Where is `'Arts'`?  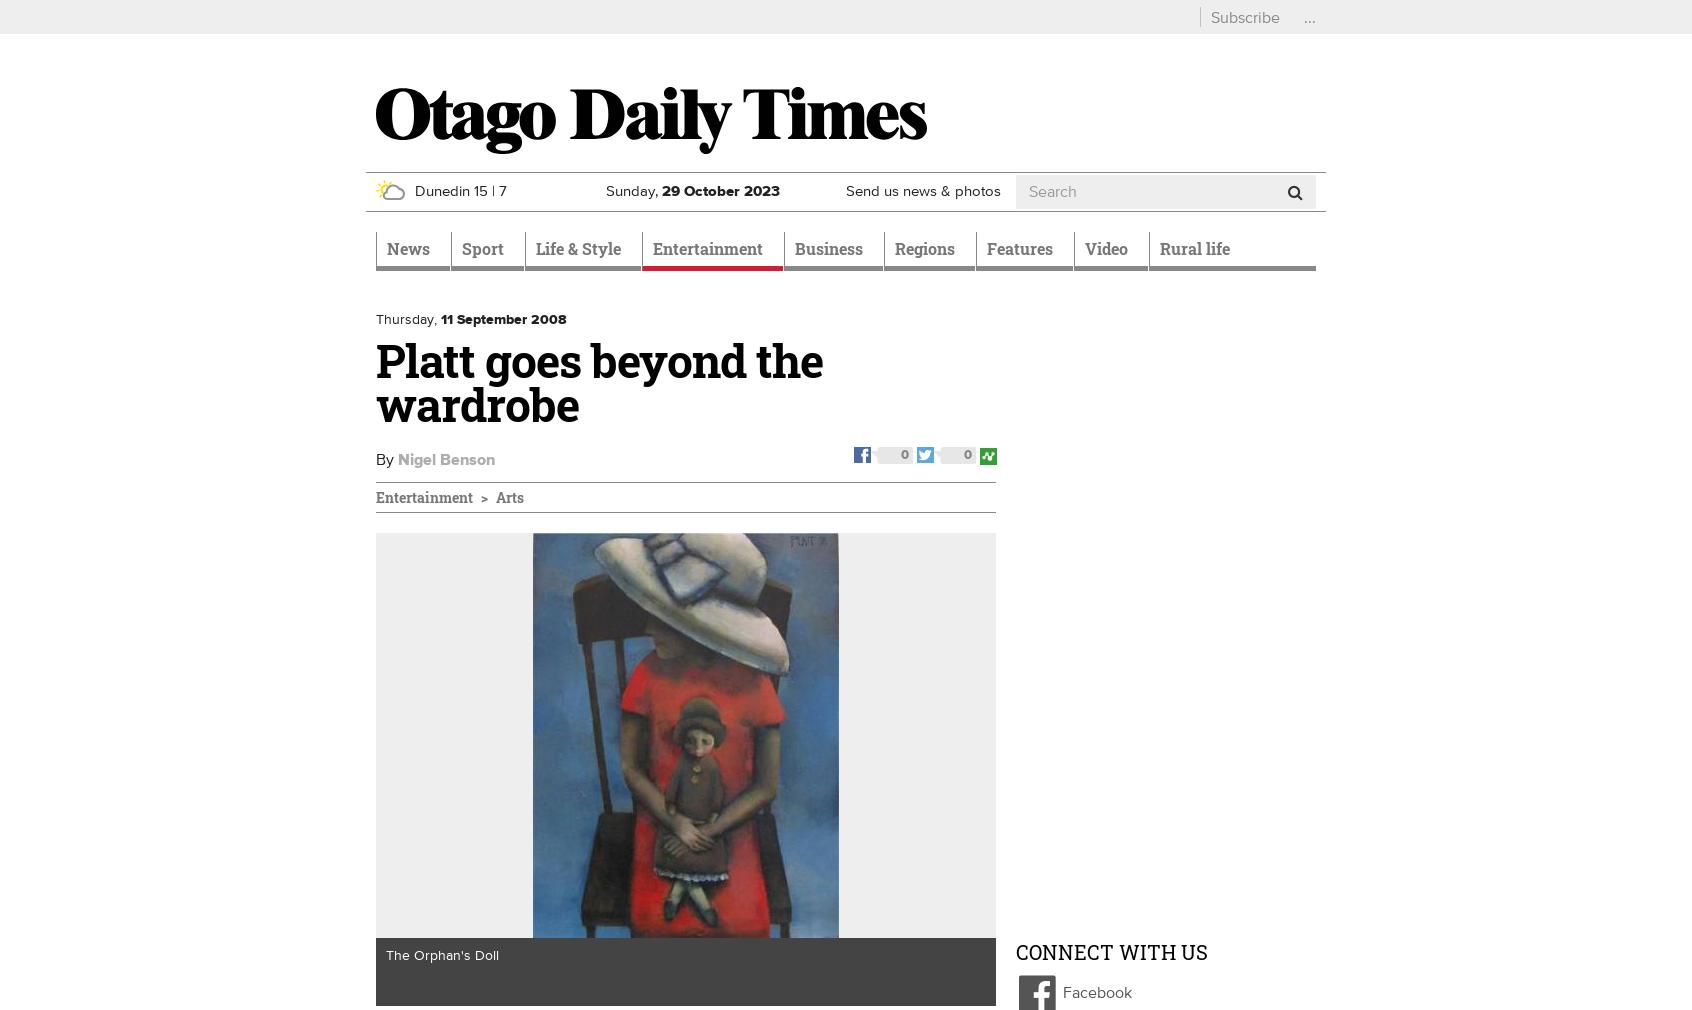
'Arts' is located at coordinates (509, 496).